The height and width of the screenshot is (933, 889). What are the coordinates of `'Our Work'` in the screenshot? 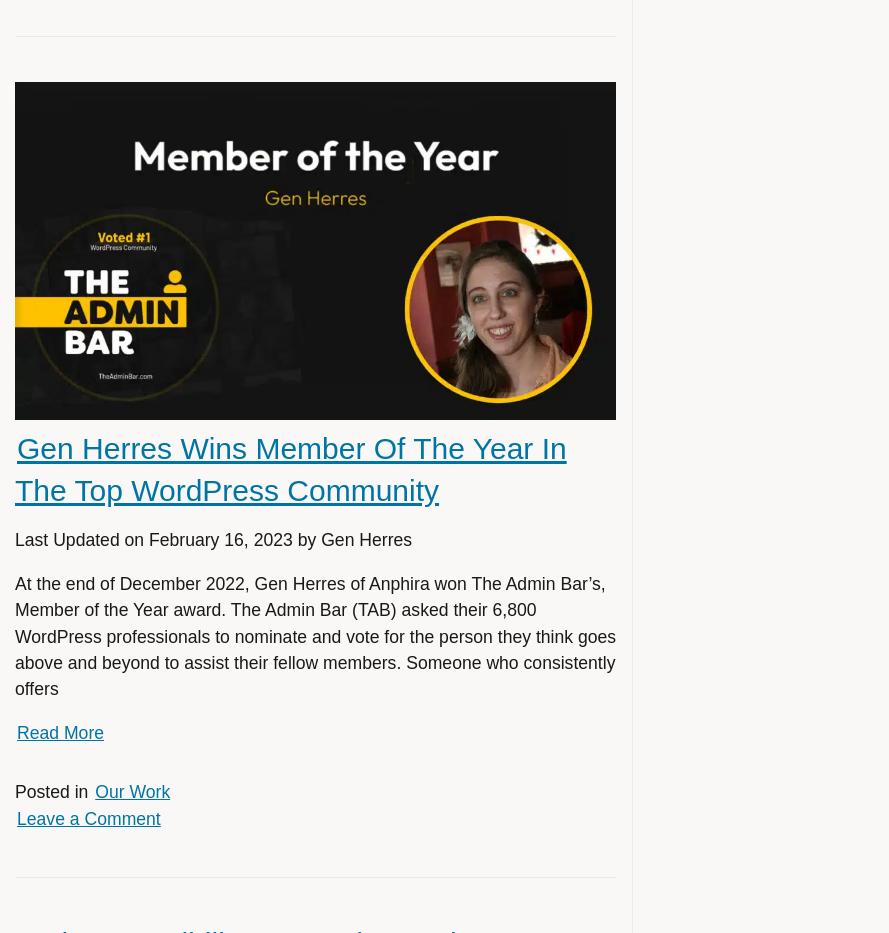 It's located at (132, 792).